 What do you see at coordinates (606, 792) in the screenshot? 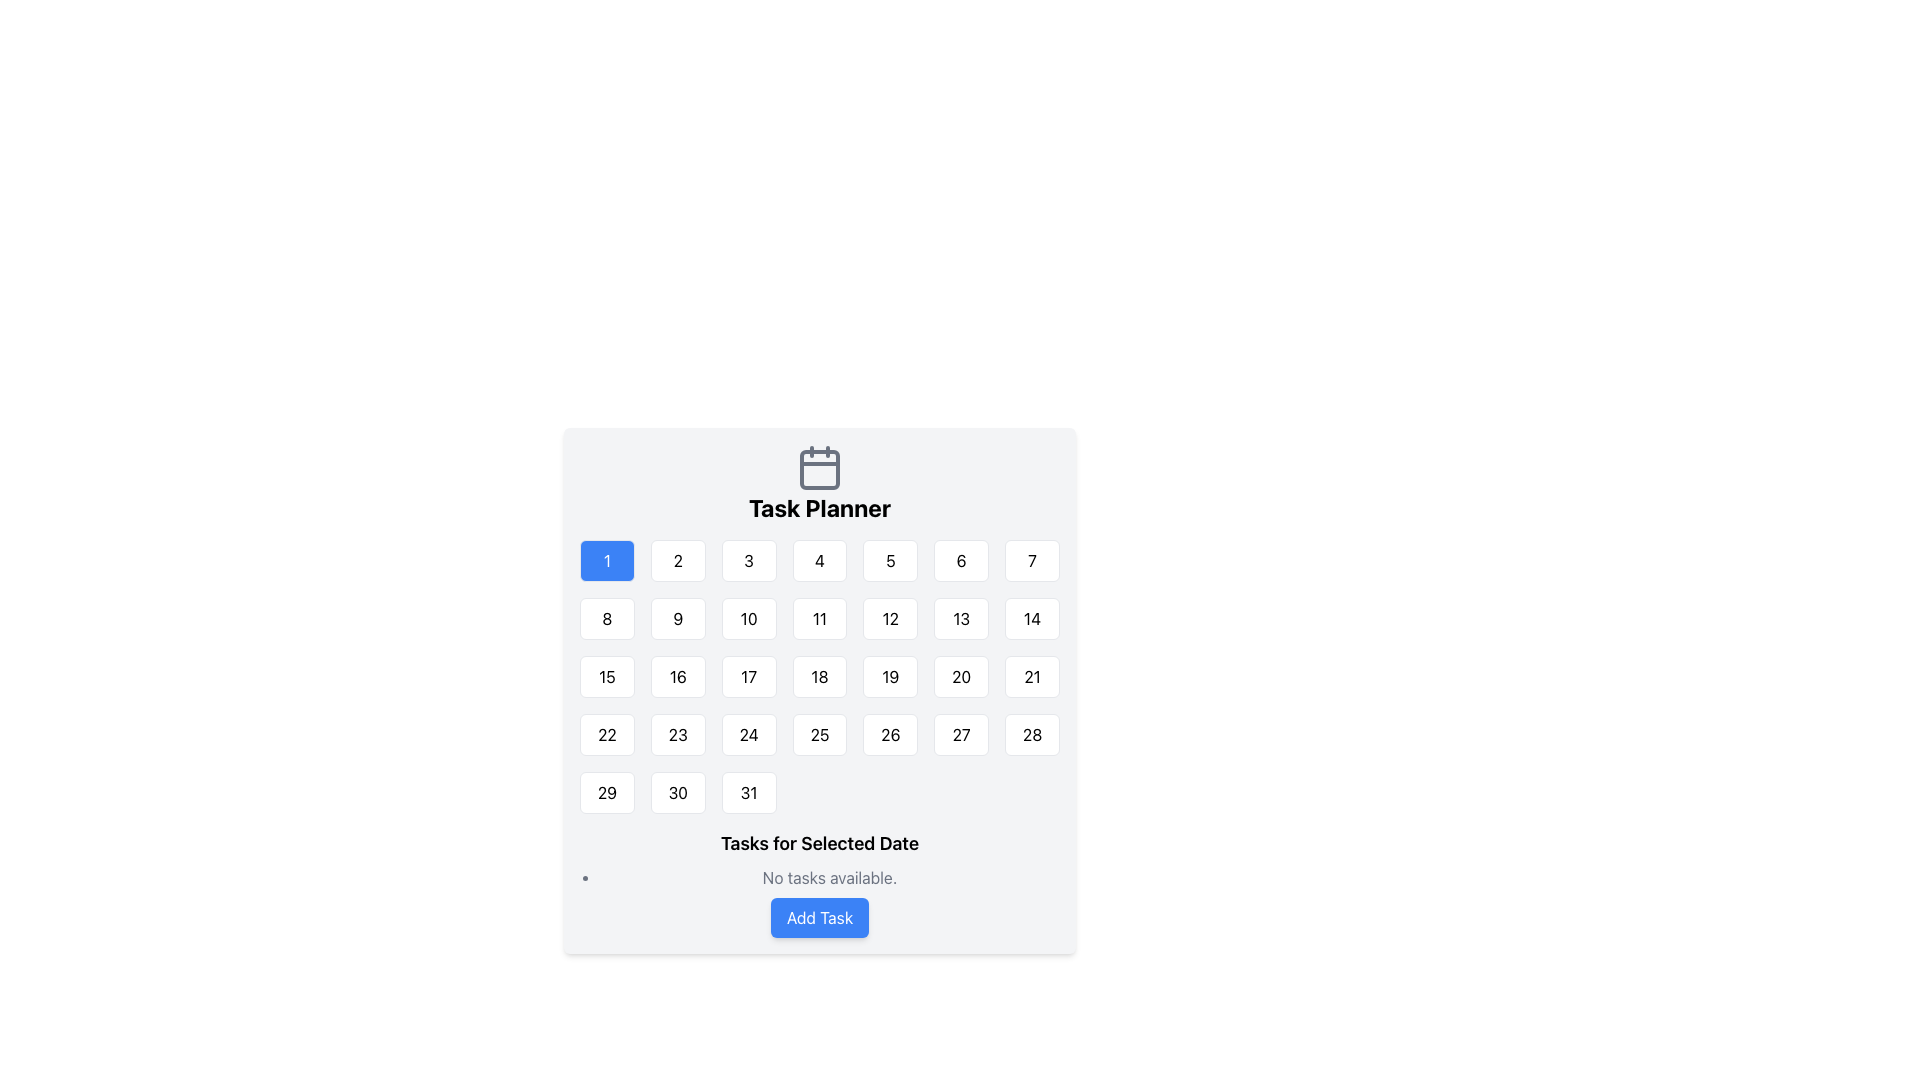
I see `the square button displaying the number '29' in bold black font, which has a white background and rounded borders` at bounding box center [606, 792].